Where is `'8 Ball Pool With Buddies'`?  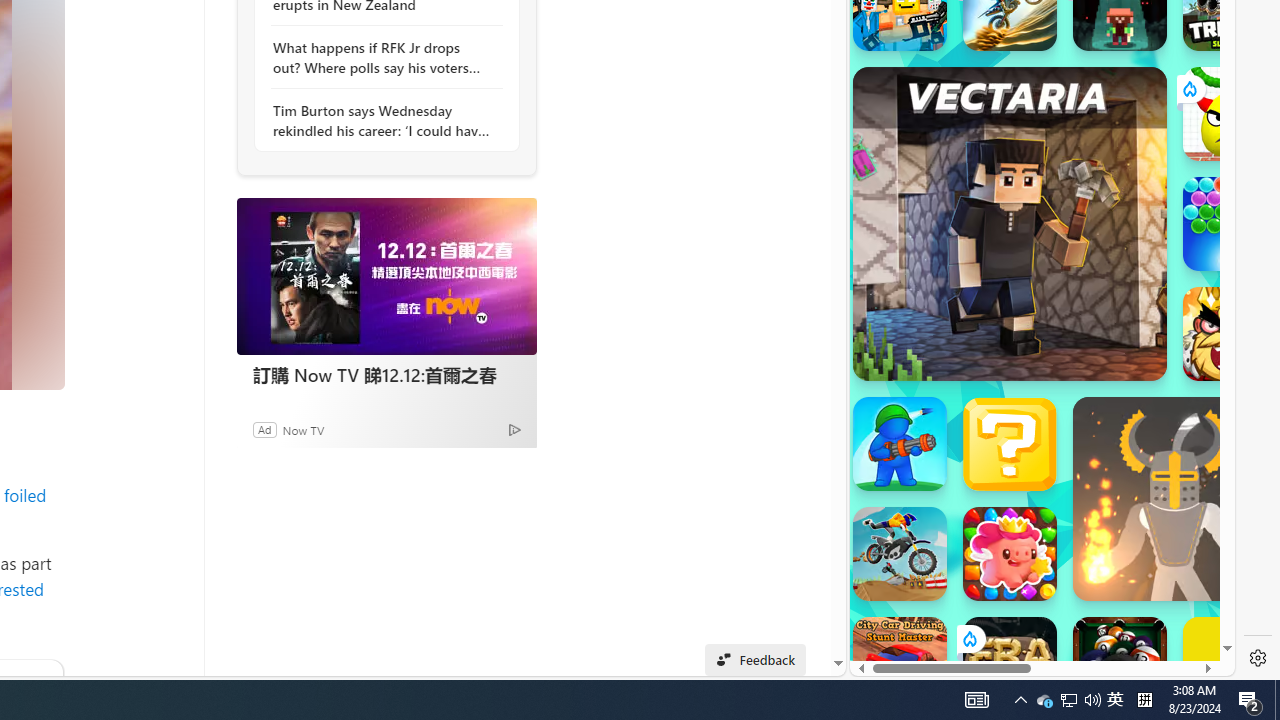 '8 Ball Pool With Buddies' is located at coordinates (1120, 664).